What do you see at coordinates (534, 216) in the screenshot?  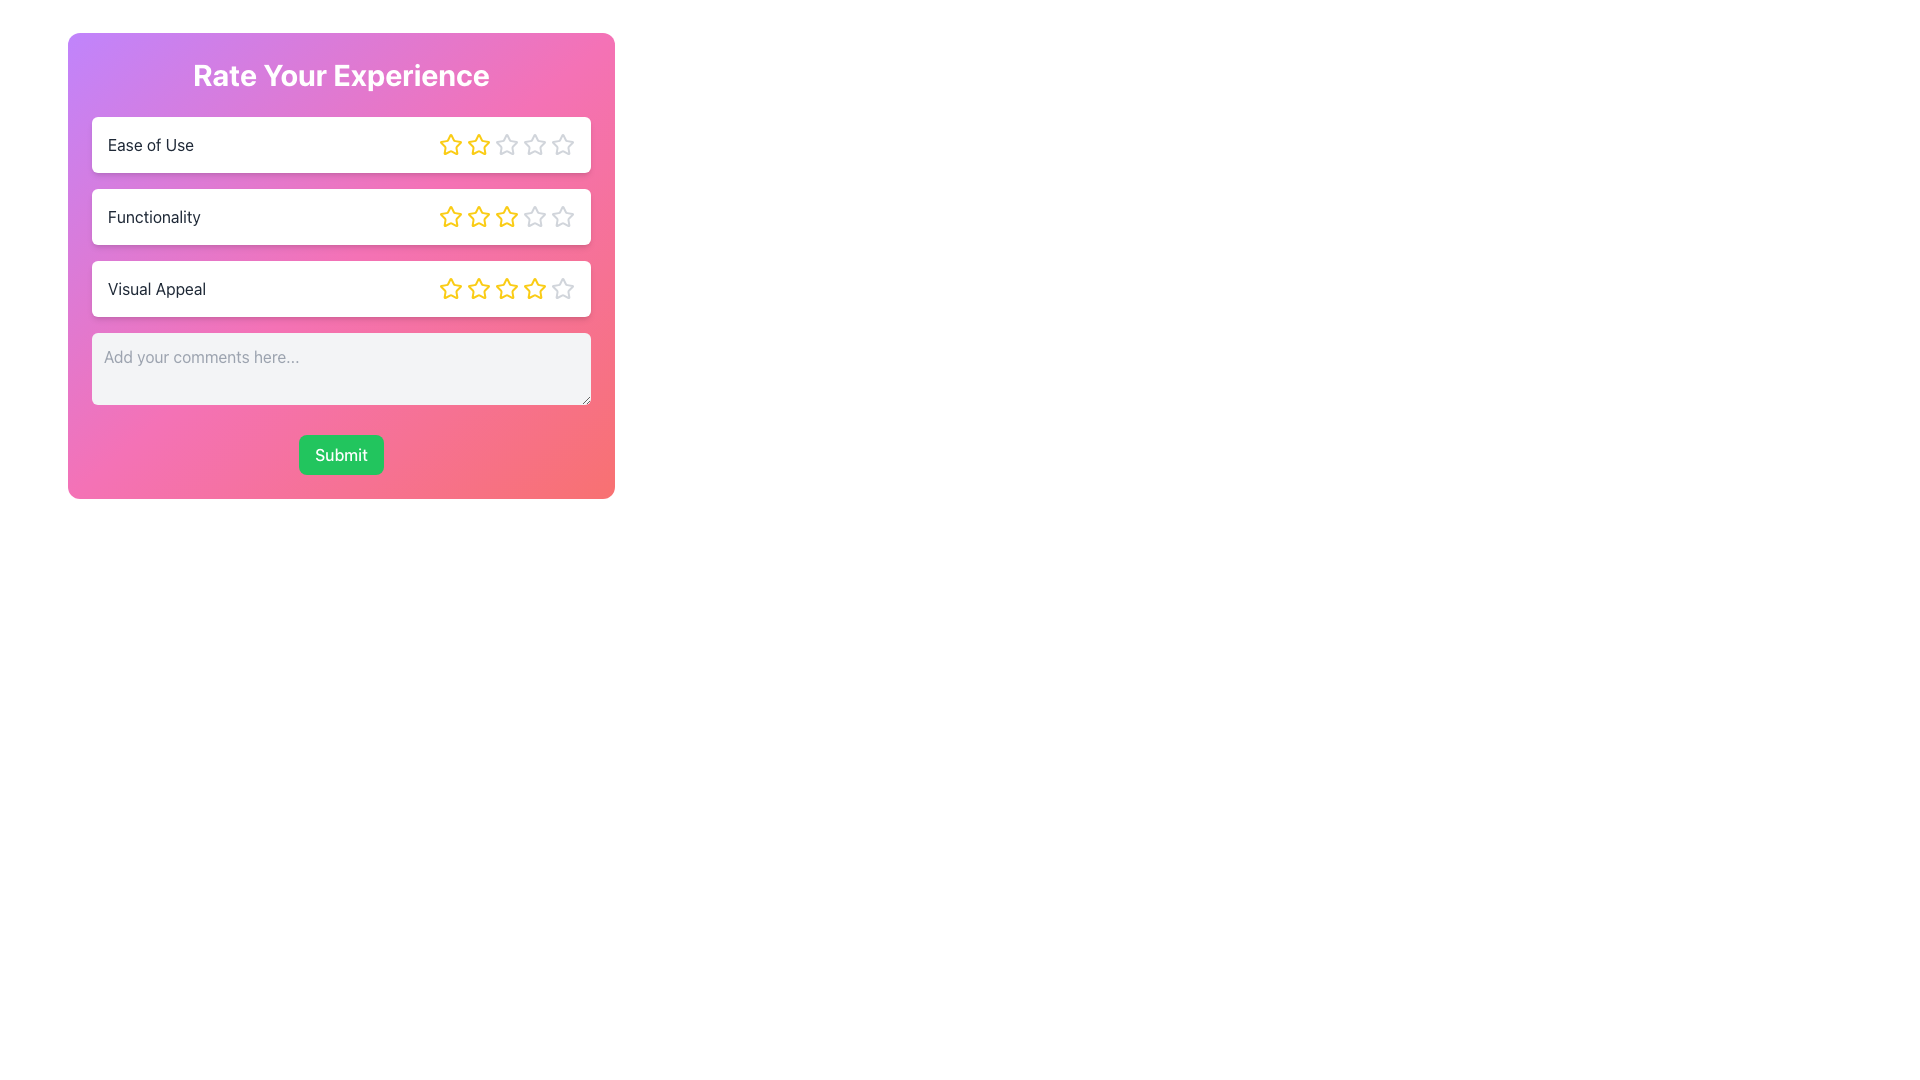 I see `the fourth hollow star icon in the 'Functionality' rating bar` at bounding box center [534, 216].